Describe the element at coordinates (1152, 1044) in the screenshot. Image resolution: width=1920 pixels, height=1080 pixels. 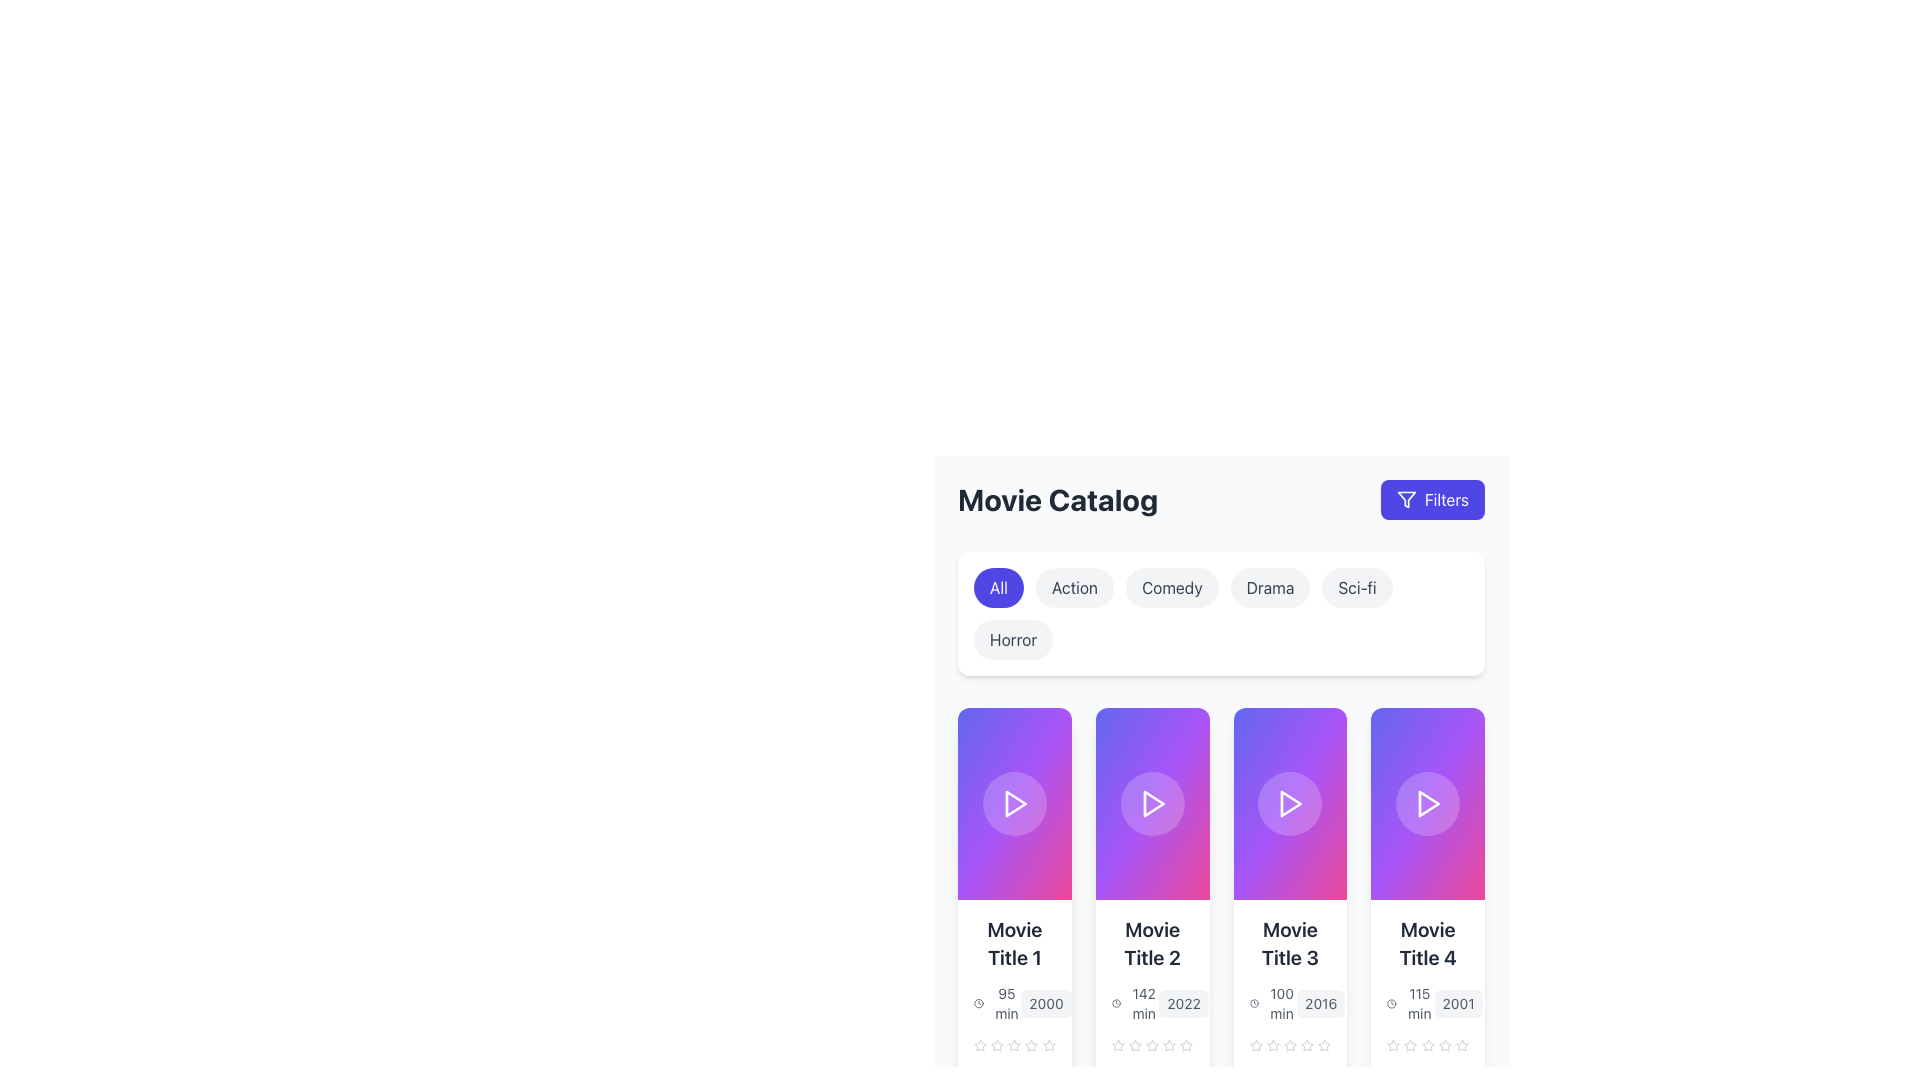
I see `the second star in the rating system below the movie card for 'Movie Title 2'` at that location.